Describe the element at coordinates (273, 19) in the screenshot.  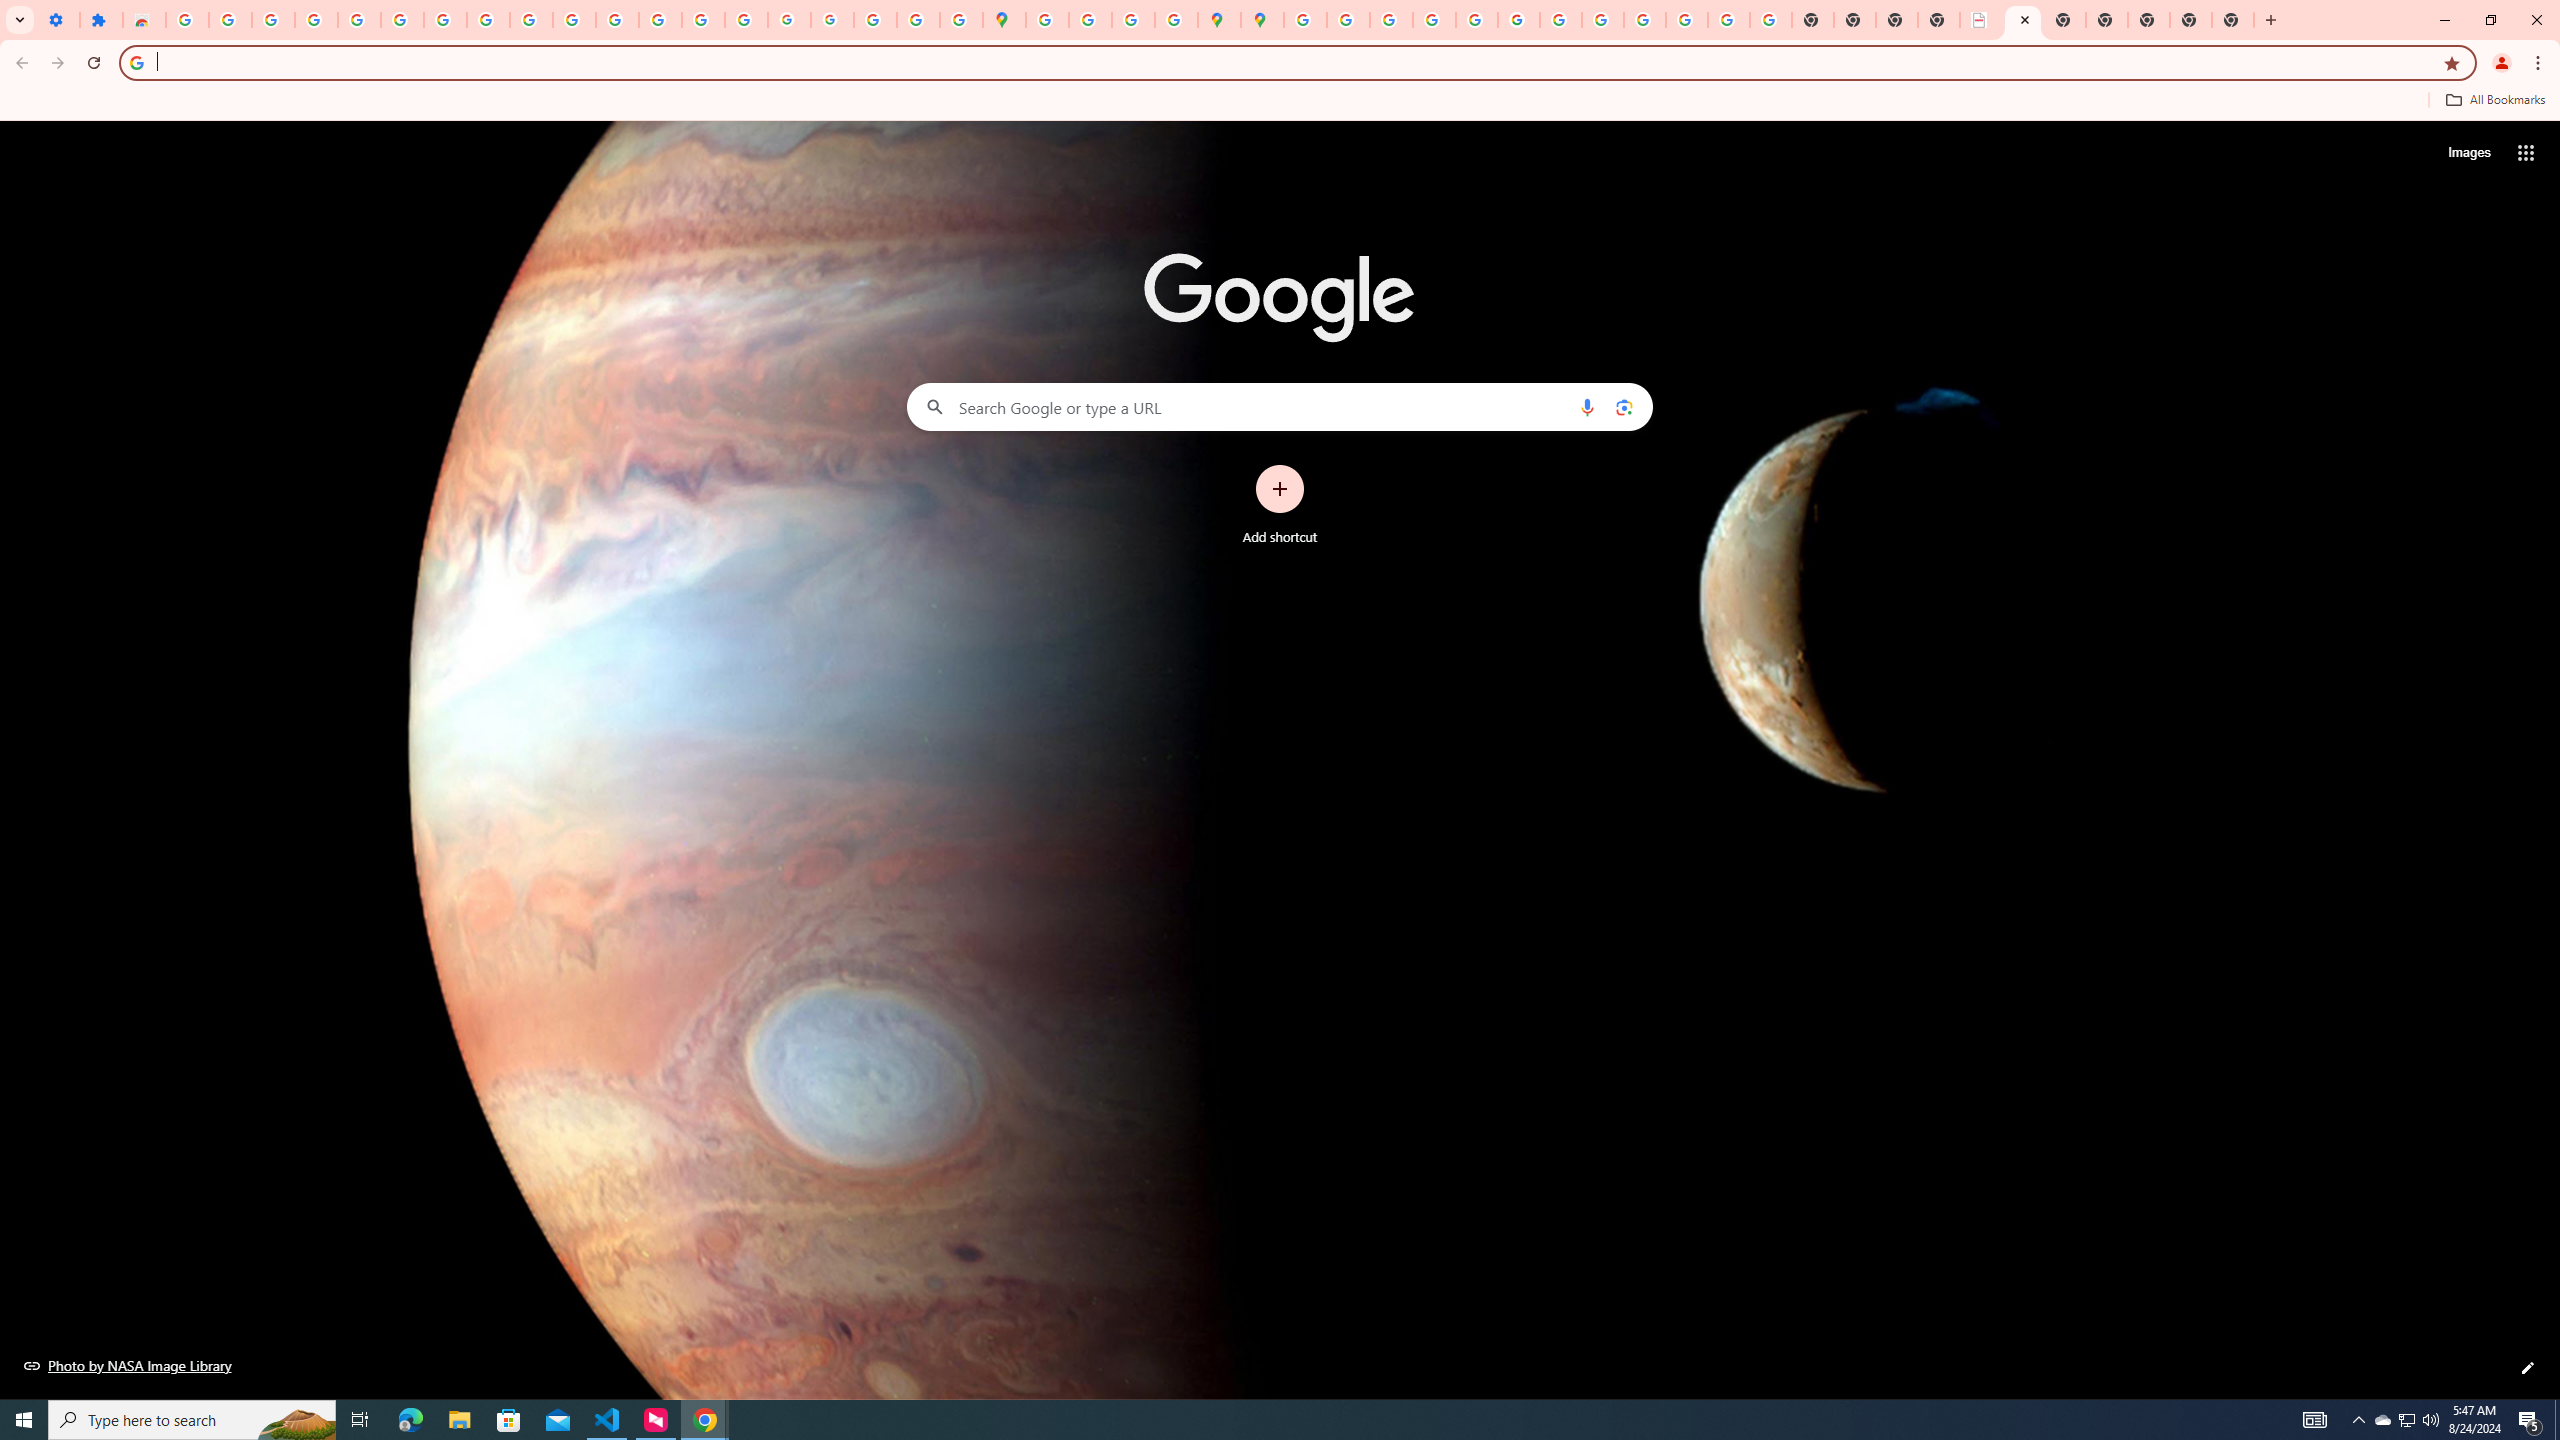
I see `'Delete photos & videos - Computer - Google Photos Help'` at that location.